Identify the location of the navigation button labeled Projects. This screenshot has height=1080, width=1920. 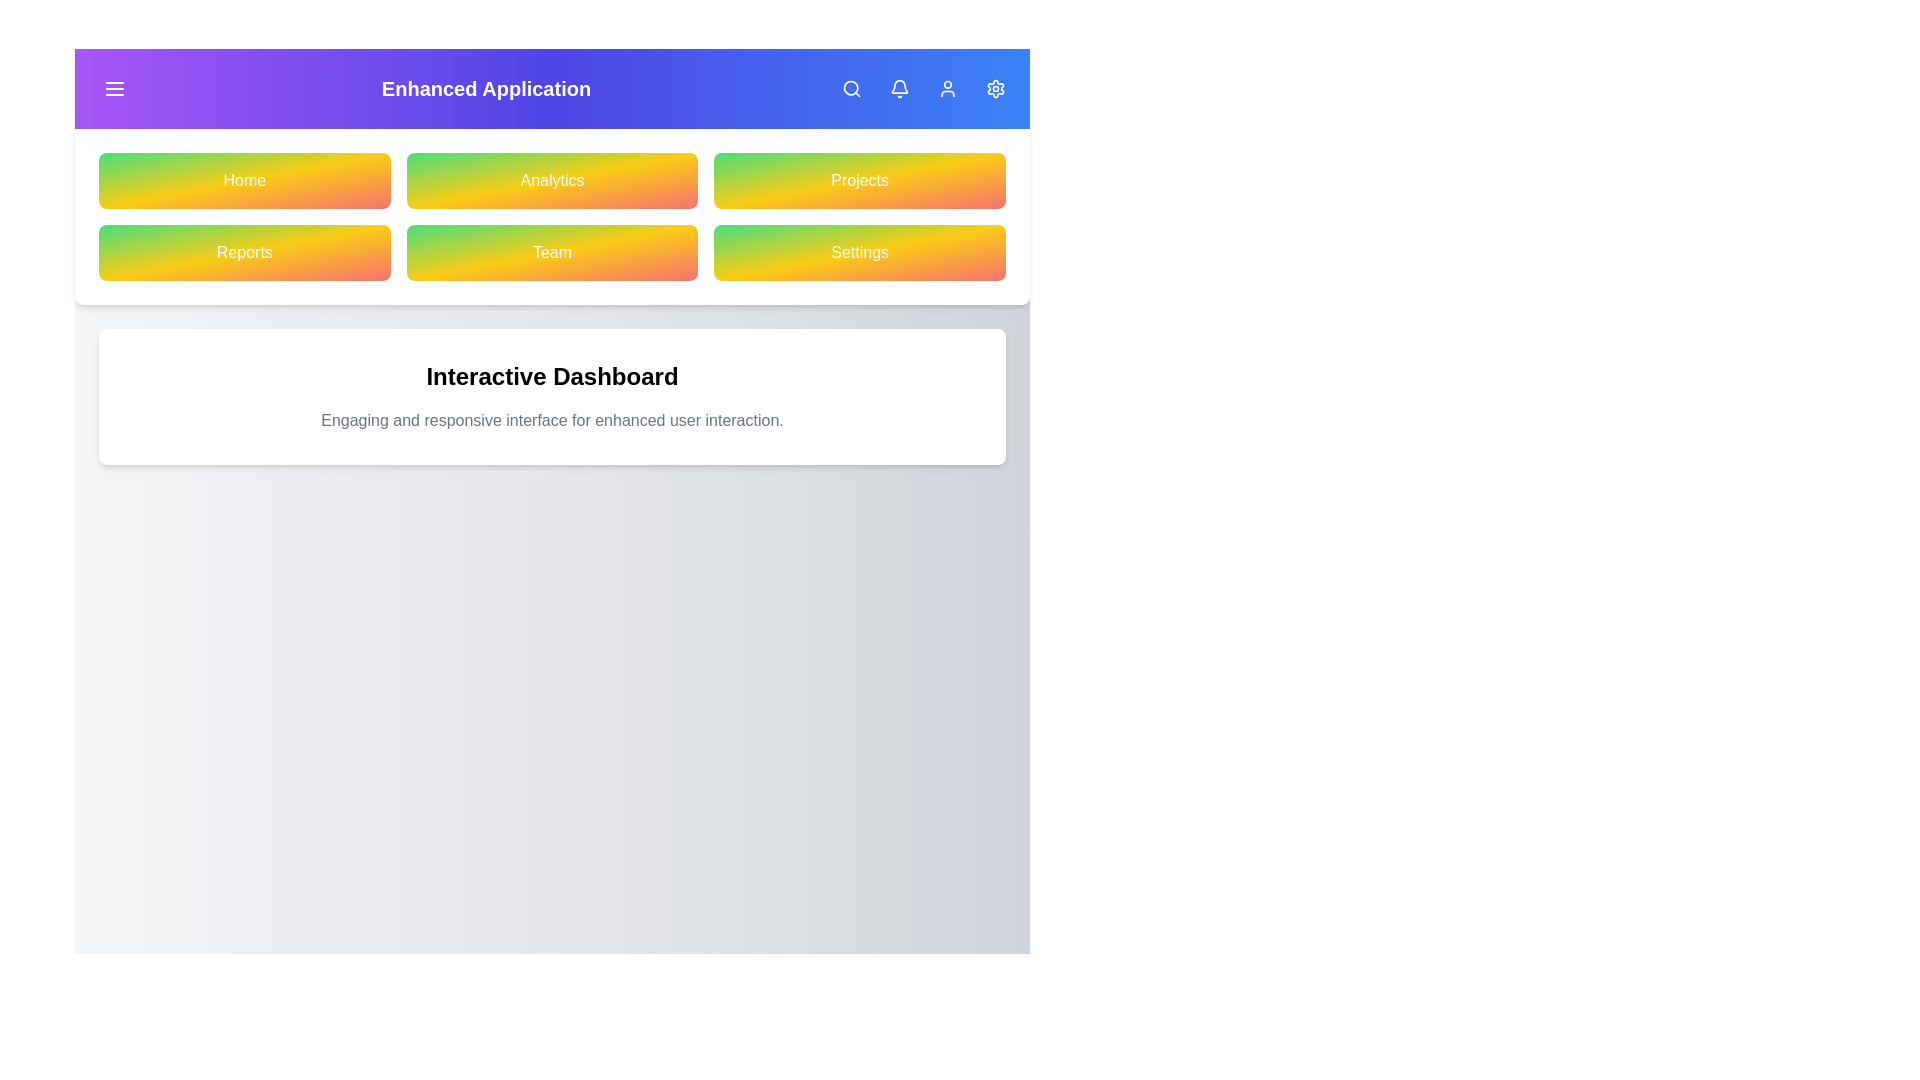
(860, 181).